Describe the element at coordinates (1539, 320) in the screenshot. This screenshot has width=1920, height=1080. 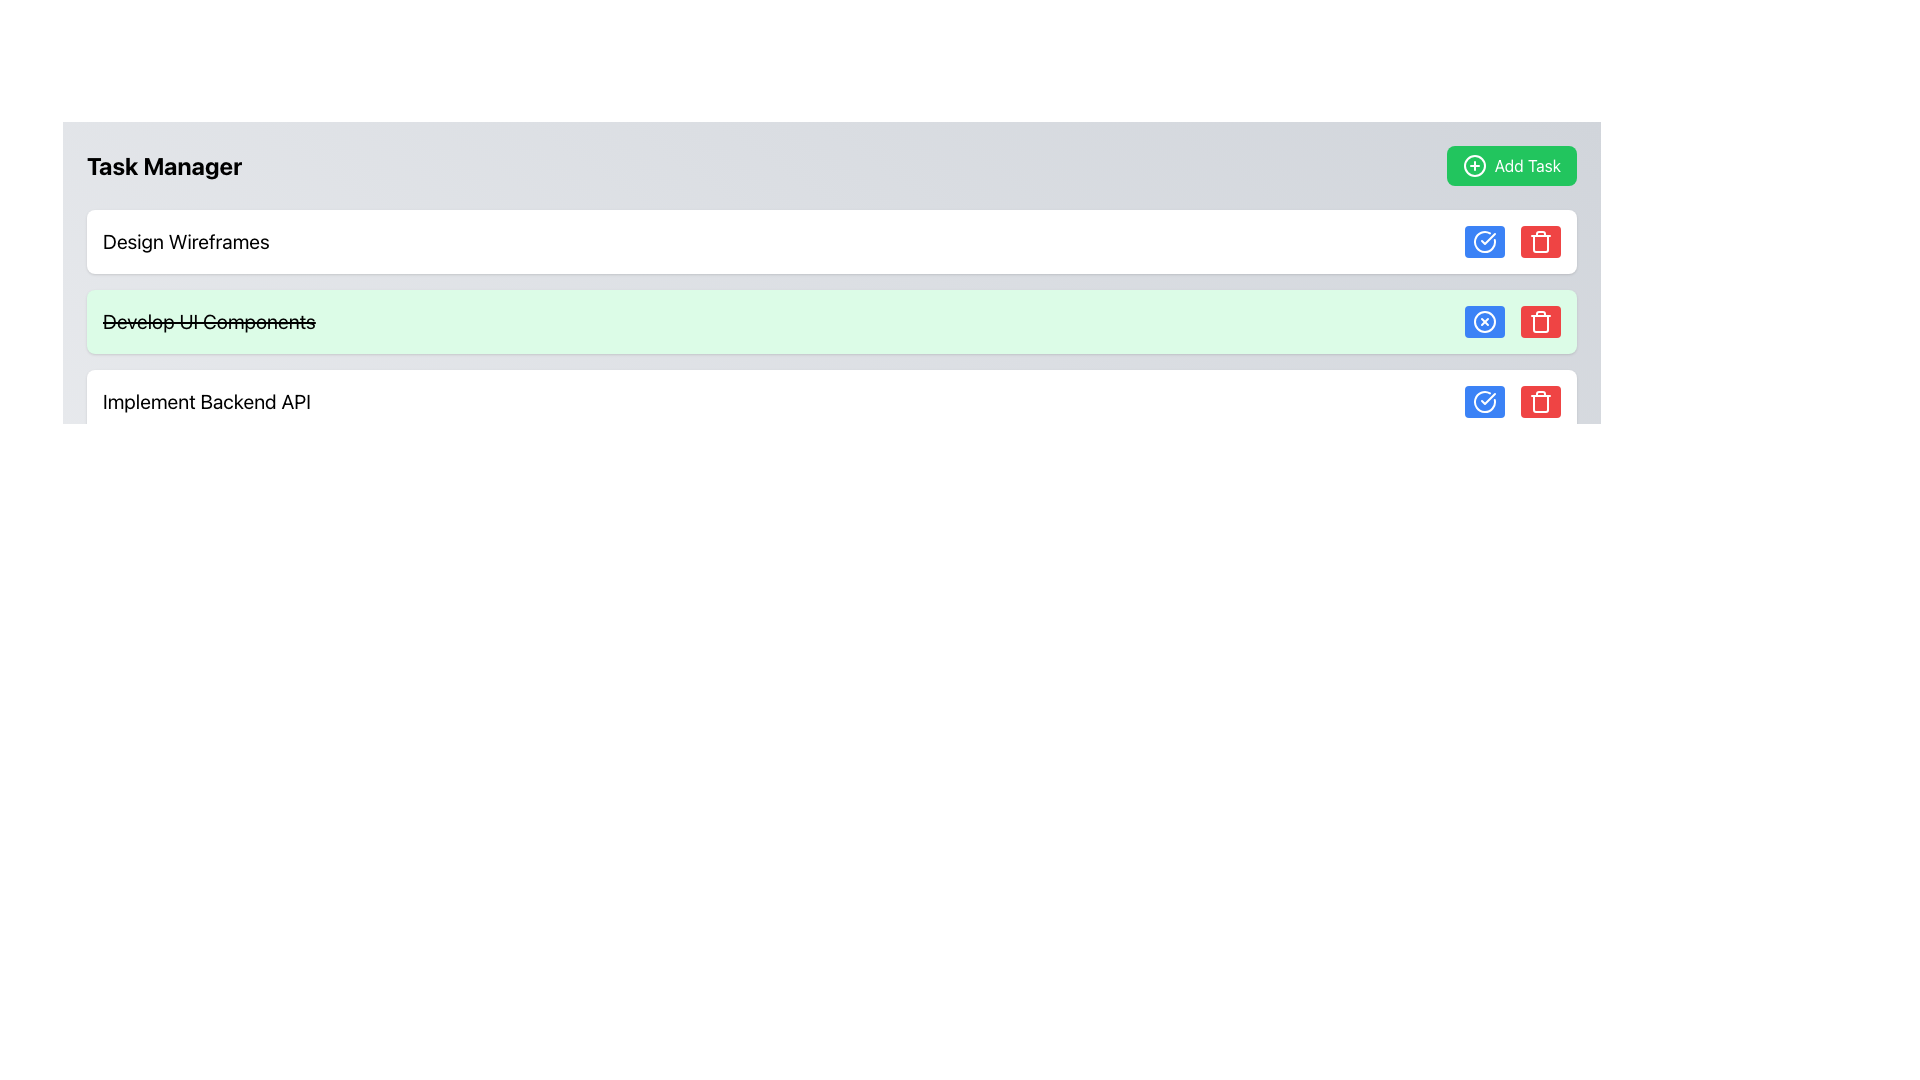
I see `the delete button located on the rightmost side of the second task row labeled 'Develop UI Components'` at that location.